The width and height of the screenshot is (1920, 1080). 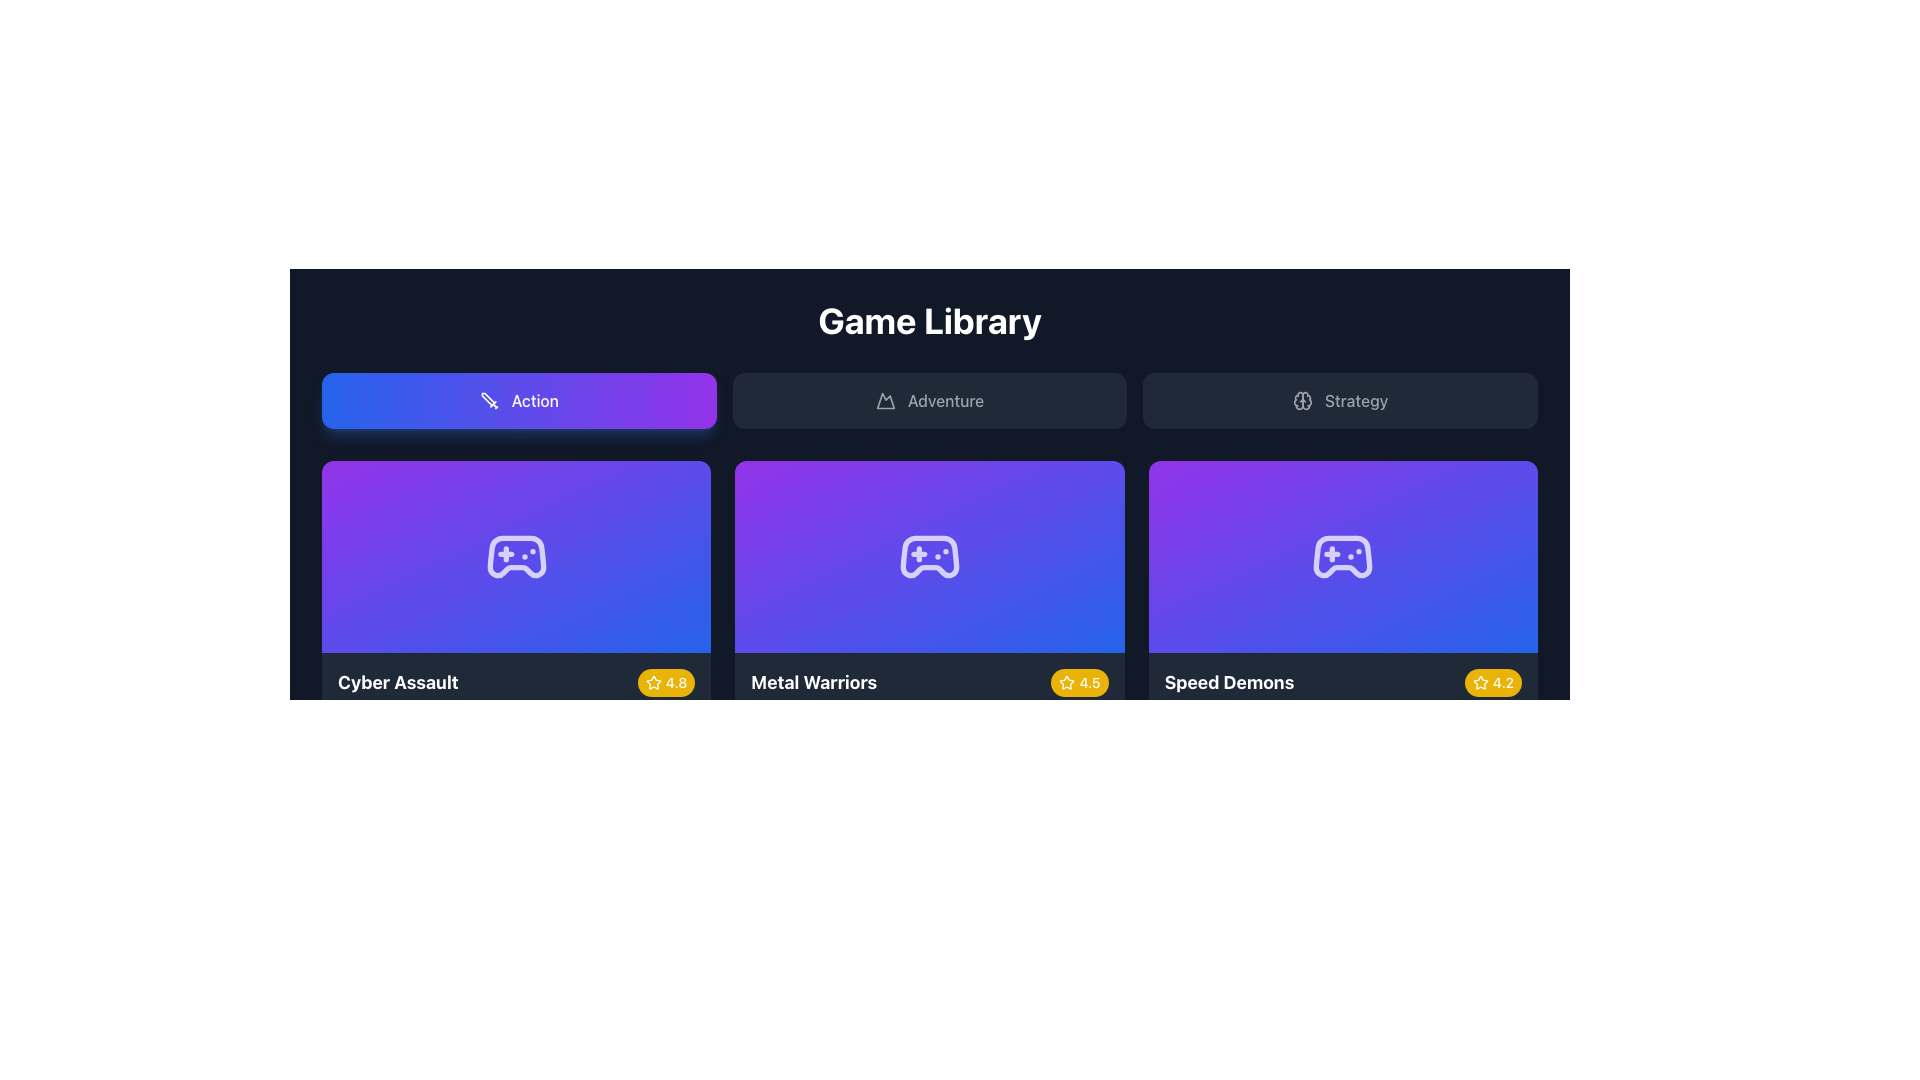 I want to click on the star icon with a white outline on a yellow background located to the left of the '4.2' text within the rating badge at the bottom right of the 'Speed Demons' card, so click(x=1480, y=681).